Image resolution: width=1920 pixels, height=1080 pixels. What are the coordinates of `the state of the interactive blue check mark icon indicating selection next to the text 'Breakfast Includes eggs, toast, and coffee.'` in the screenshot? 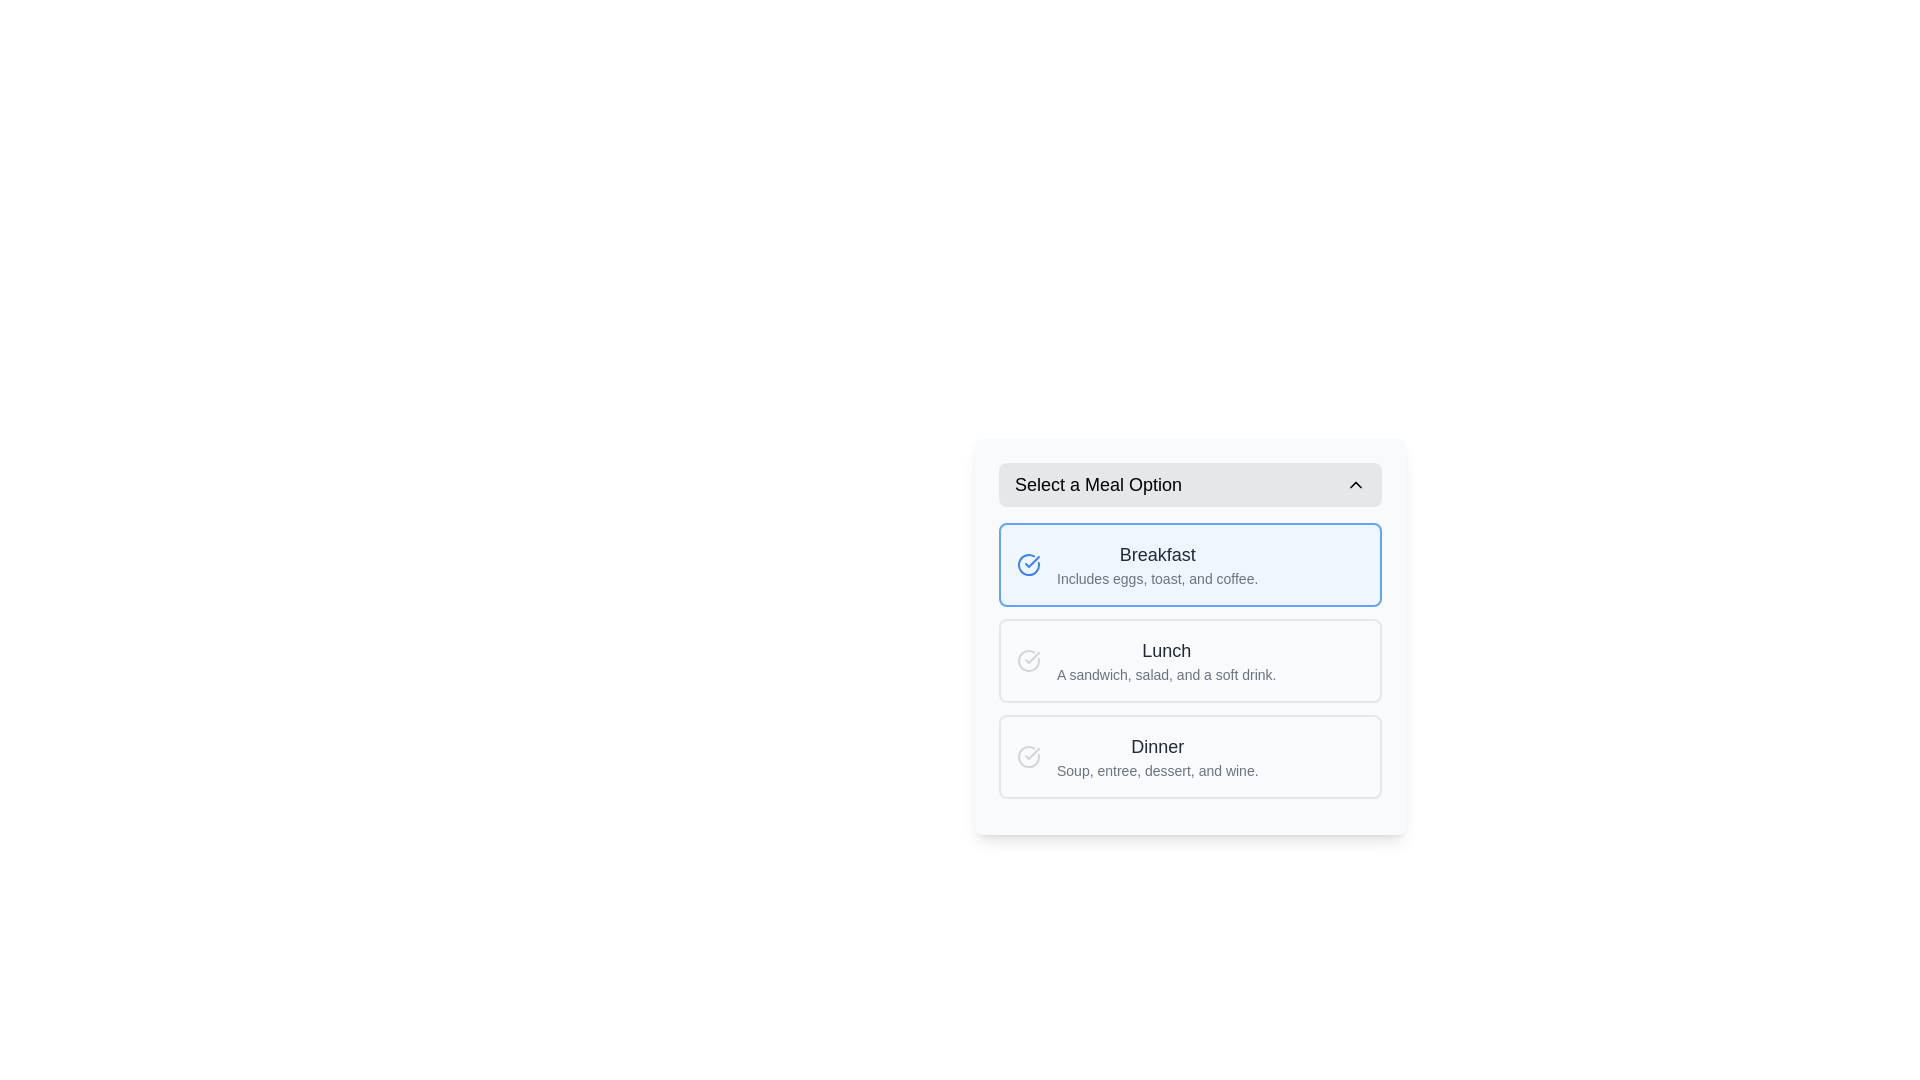 It's located at (1028, 564).